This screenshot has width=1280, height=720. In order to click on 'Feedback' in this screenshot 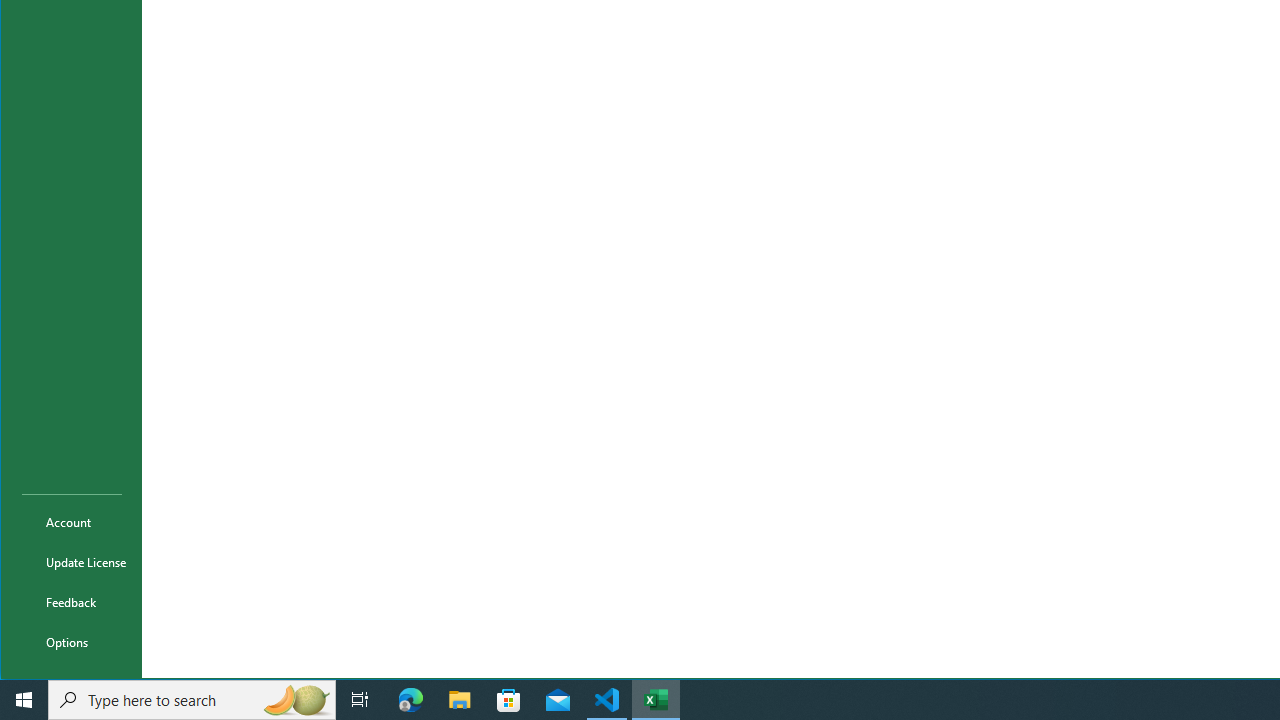, I will do `click(72, 600)`.